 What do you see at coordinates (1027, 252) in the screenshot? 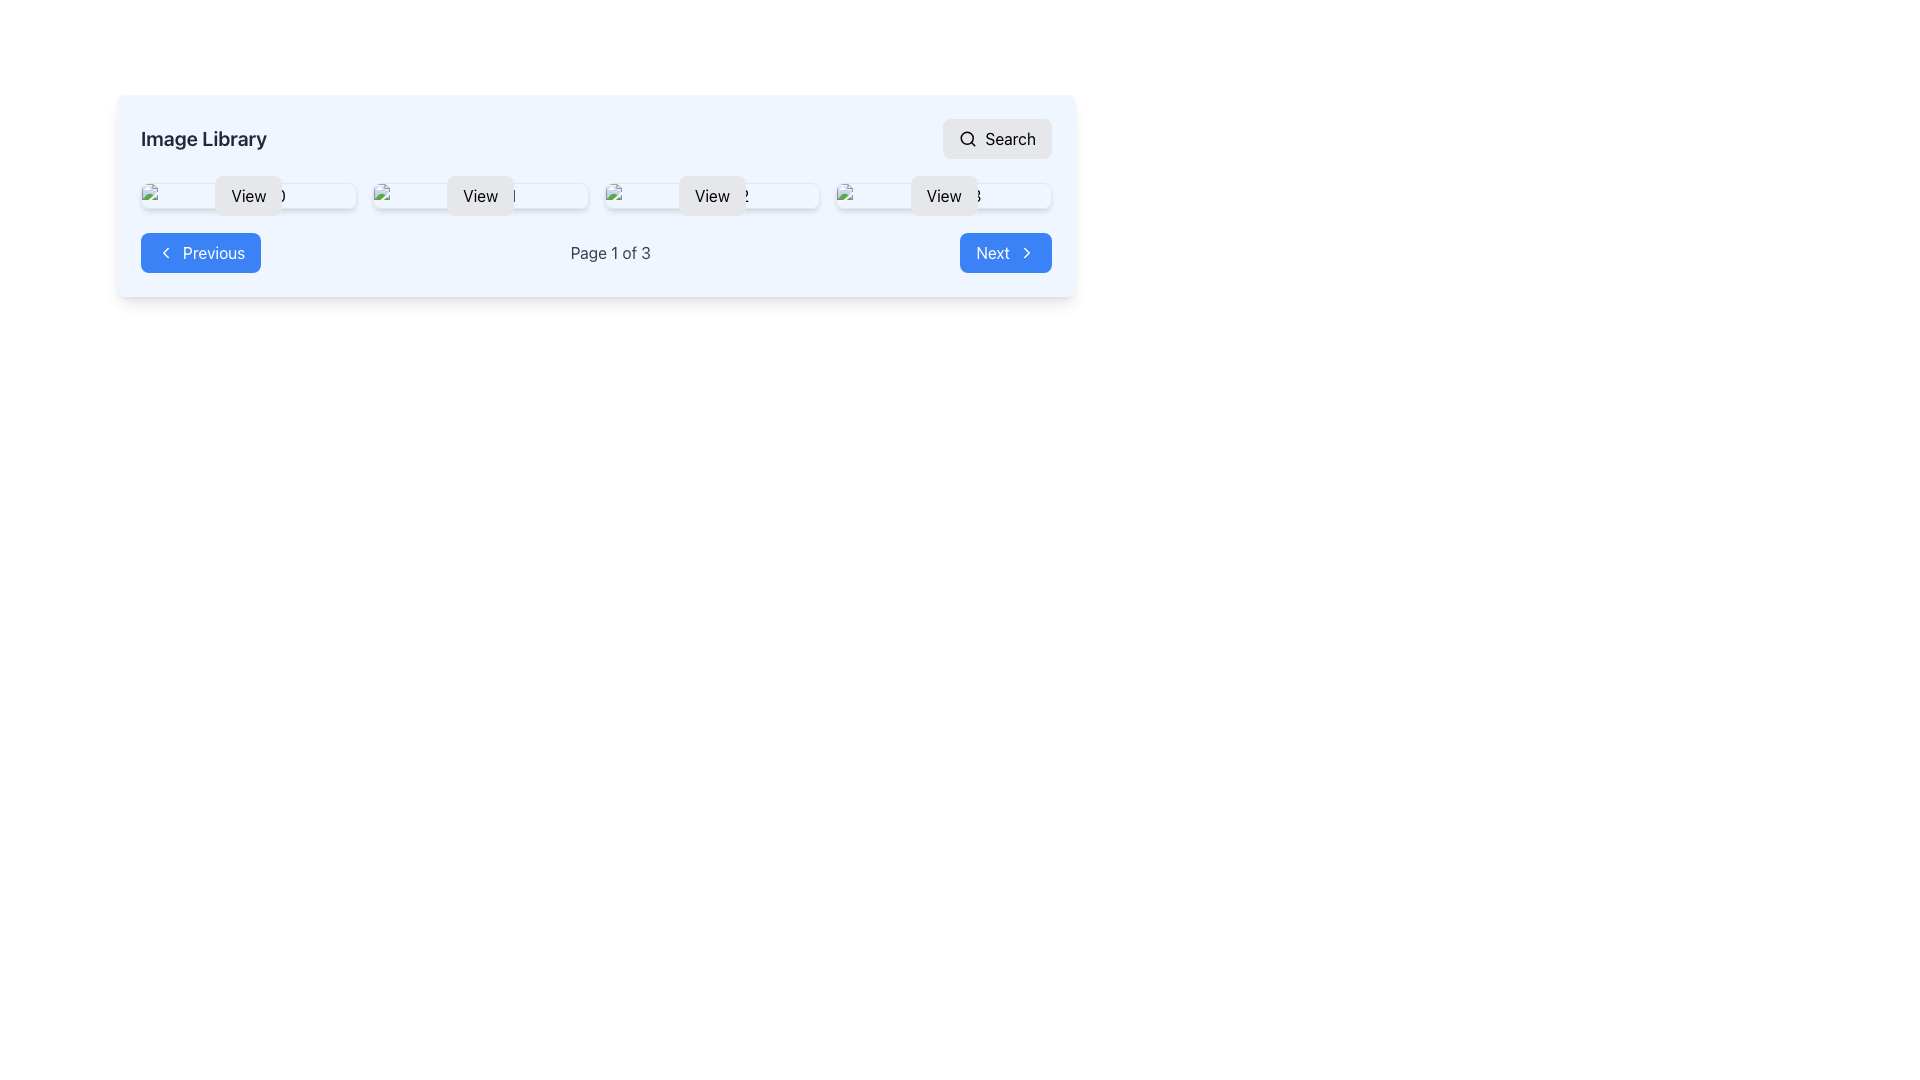
I see `the navigation arrow icon located in the bottom-right corner of the interface to move to the next step` at bounding box center [1027, 252].